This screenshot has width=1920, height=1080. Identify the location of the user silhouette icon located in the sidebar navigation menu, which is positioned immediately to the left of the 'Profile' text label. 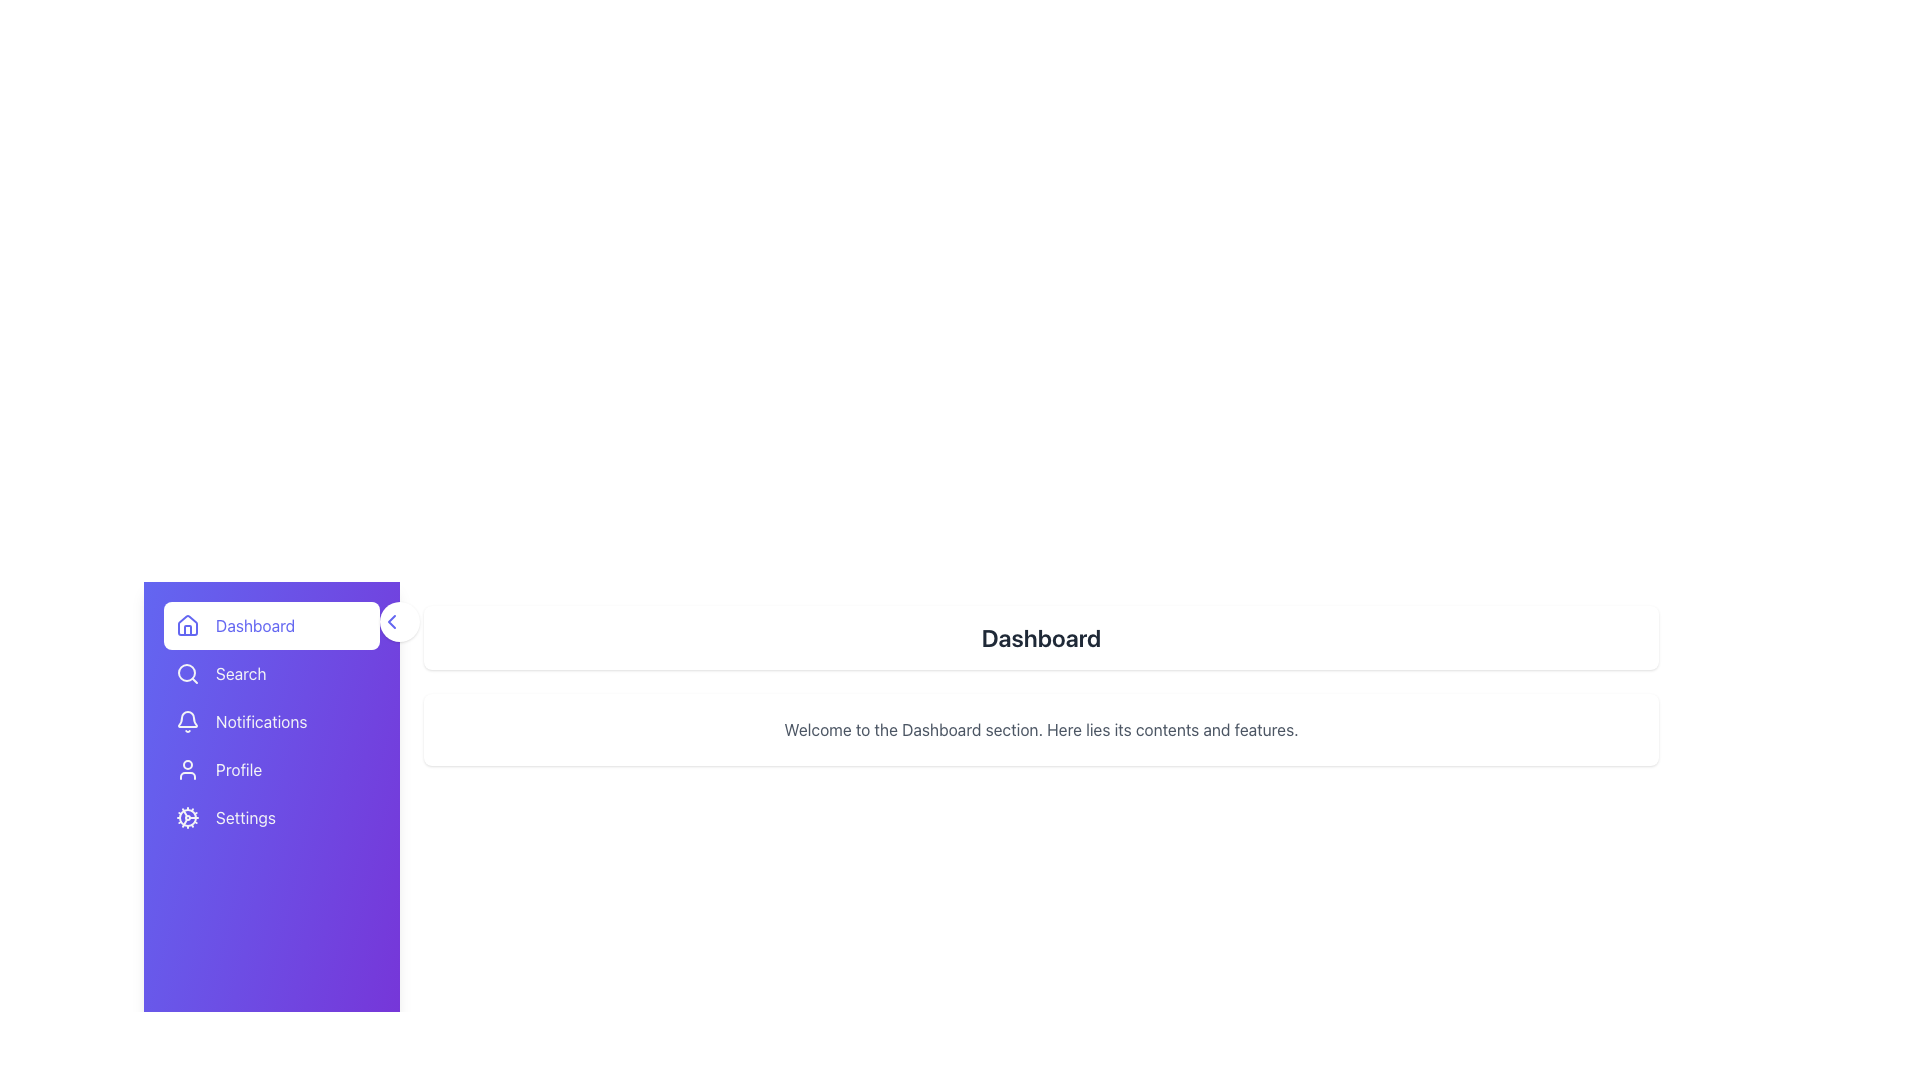
(187, 769).